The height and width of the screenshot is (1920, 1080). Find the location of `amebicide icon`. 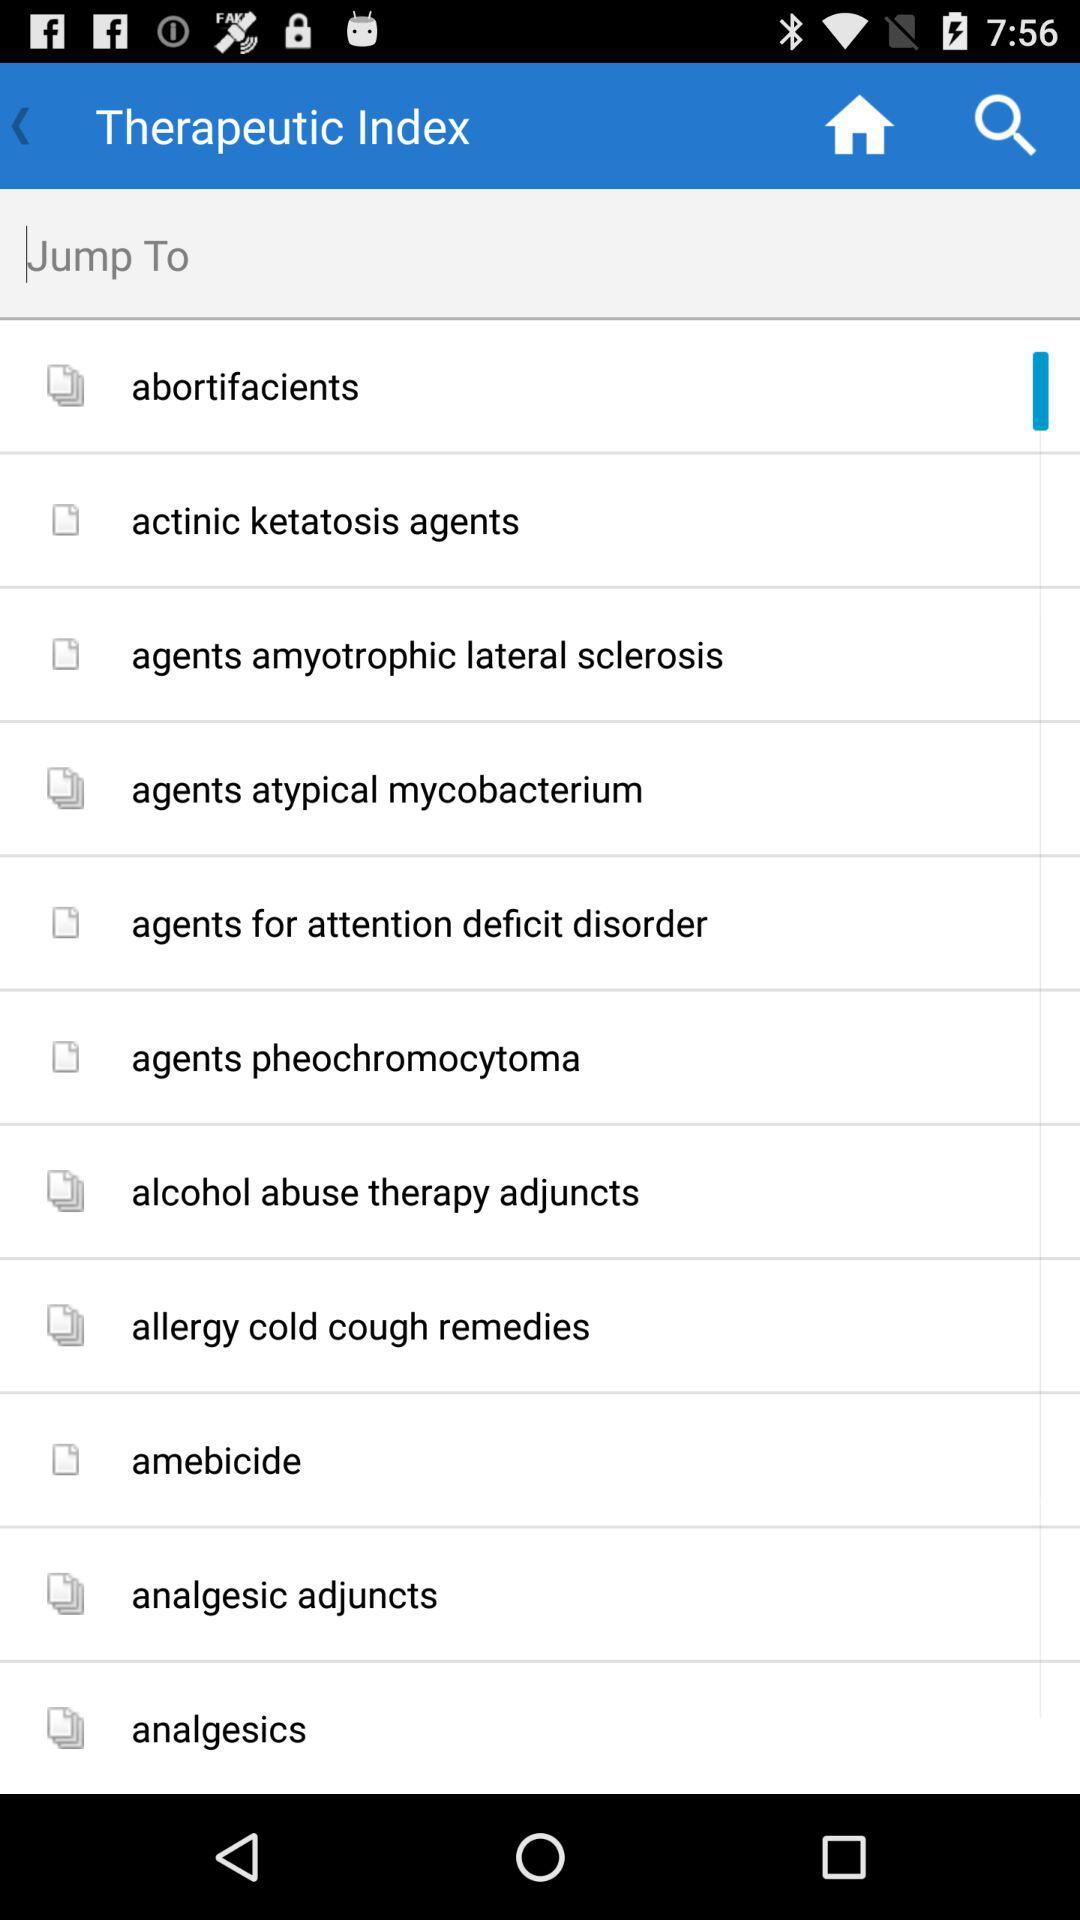

amebicide icon is located at coordinates (597, 1459).